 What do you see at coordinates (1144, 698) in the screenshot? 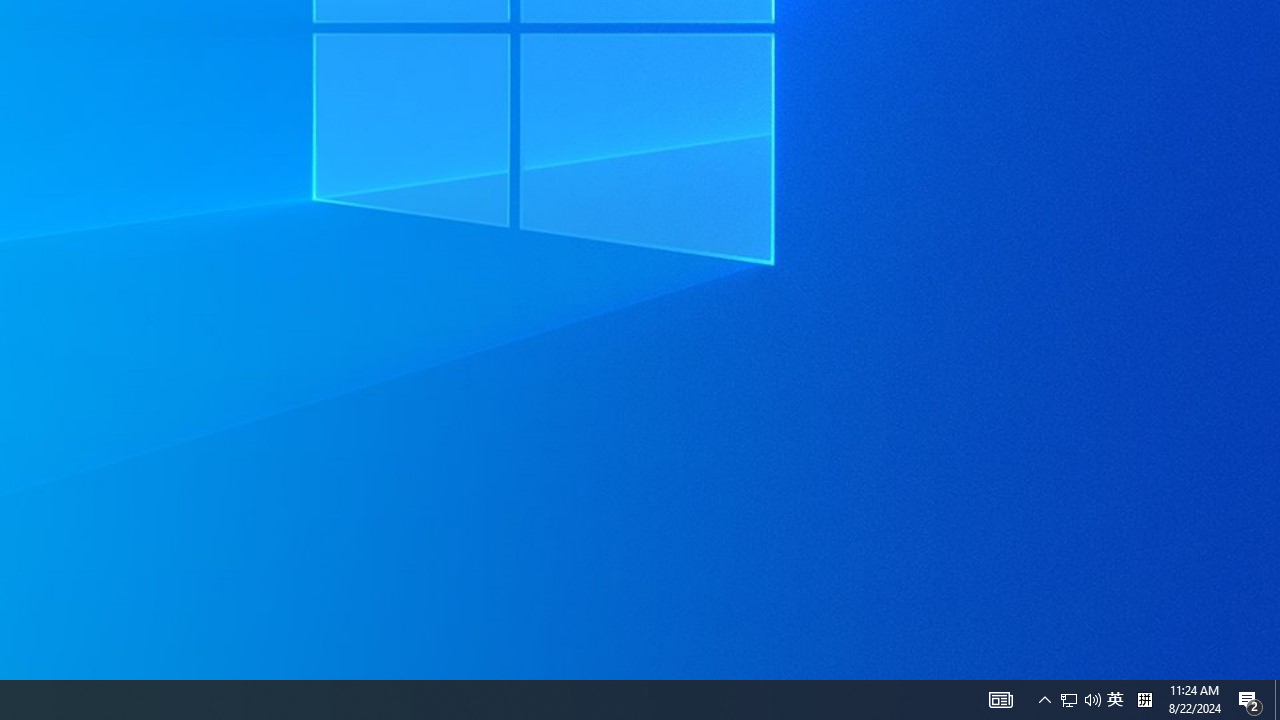
I see `'Tray Input Indicator - Chinese (Simplified, China)'` at bounding box center [1144, 698].